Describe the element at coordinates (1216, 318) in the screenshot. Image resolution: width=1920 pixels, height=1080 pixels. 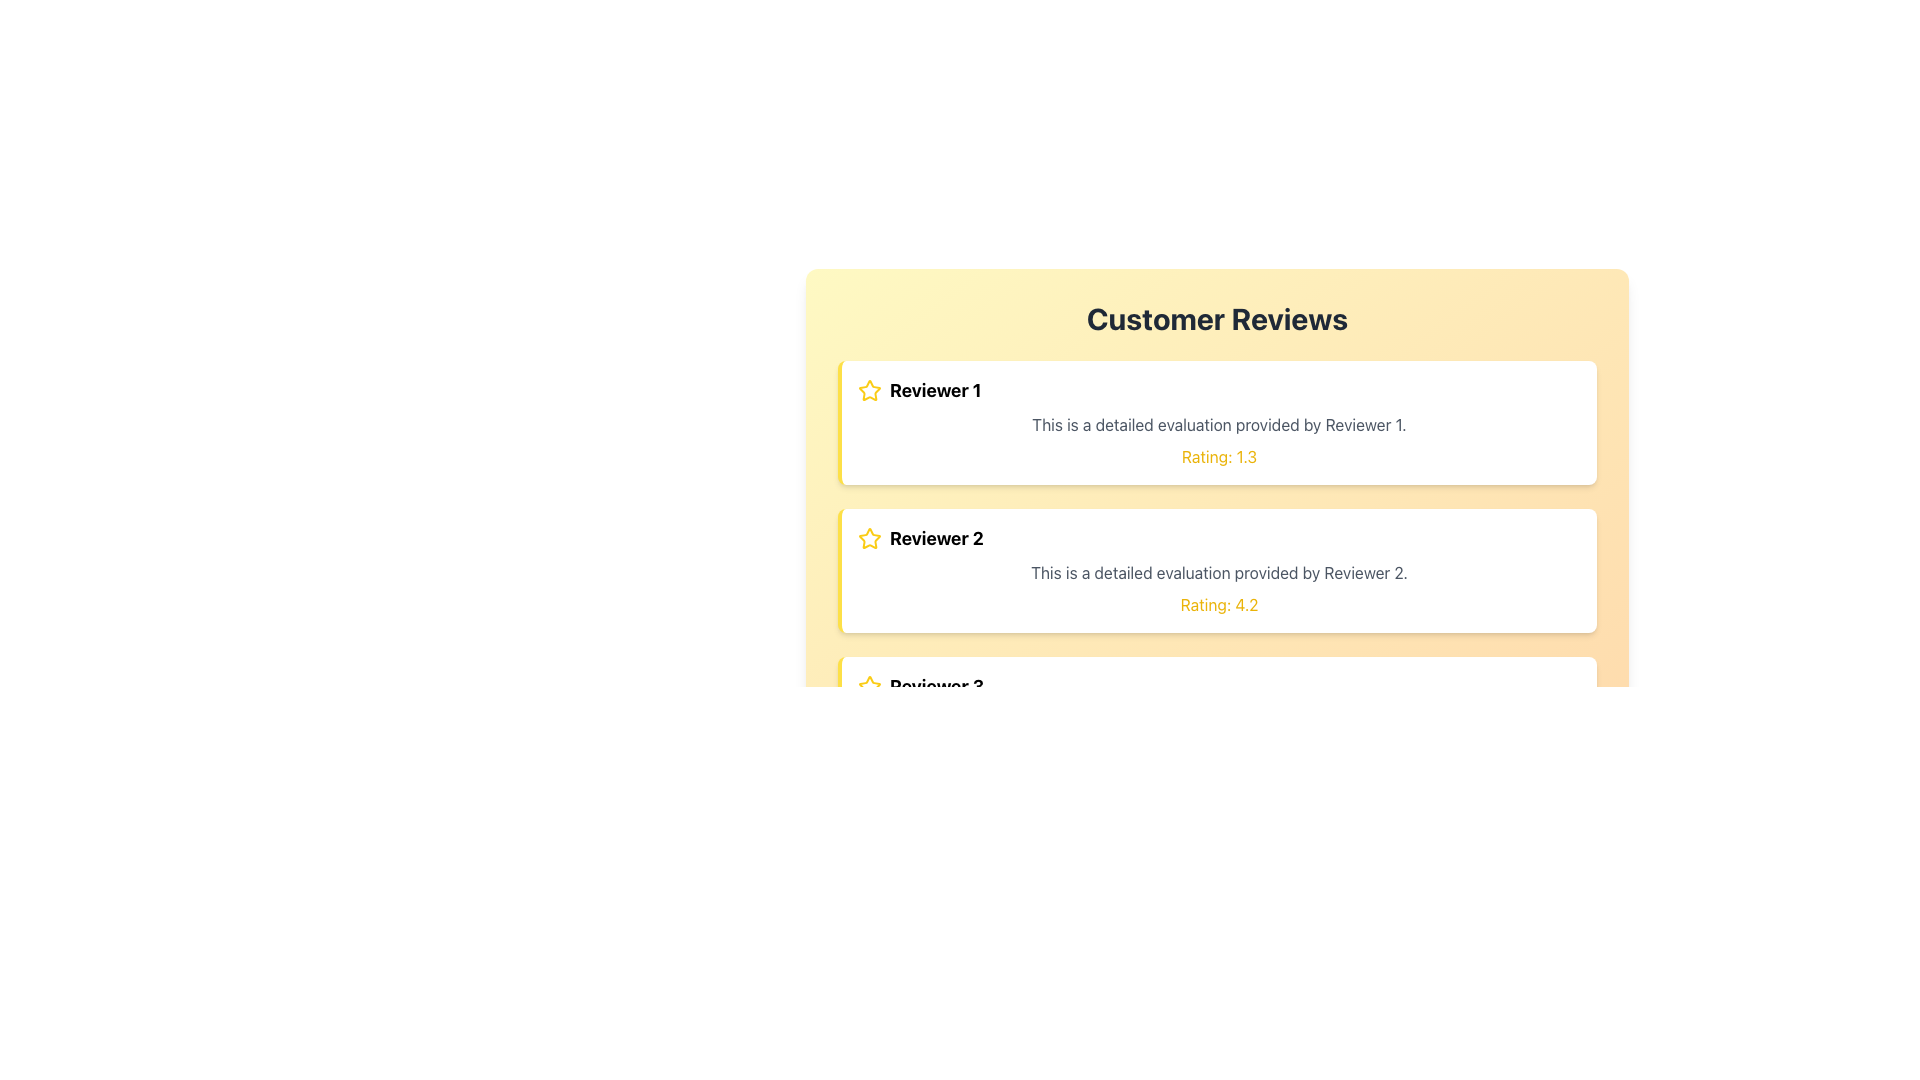
I see `the 'Customer Reviews' text header, which is bold, large, dark gray, and centered at the top of a light yellow to orange gradient background` at that location.